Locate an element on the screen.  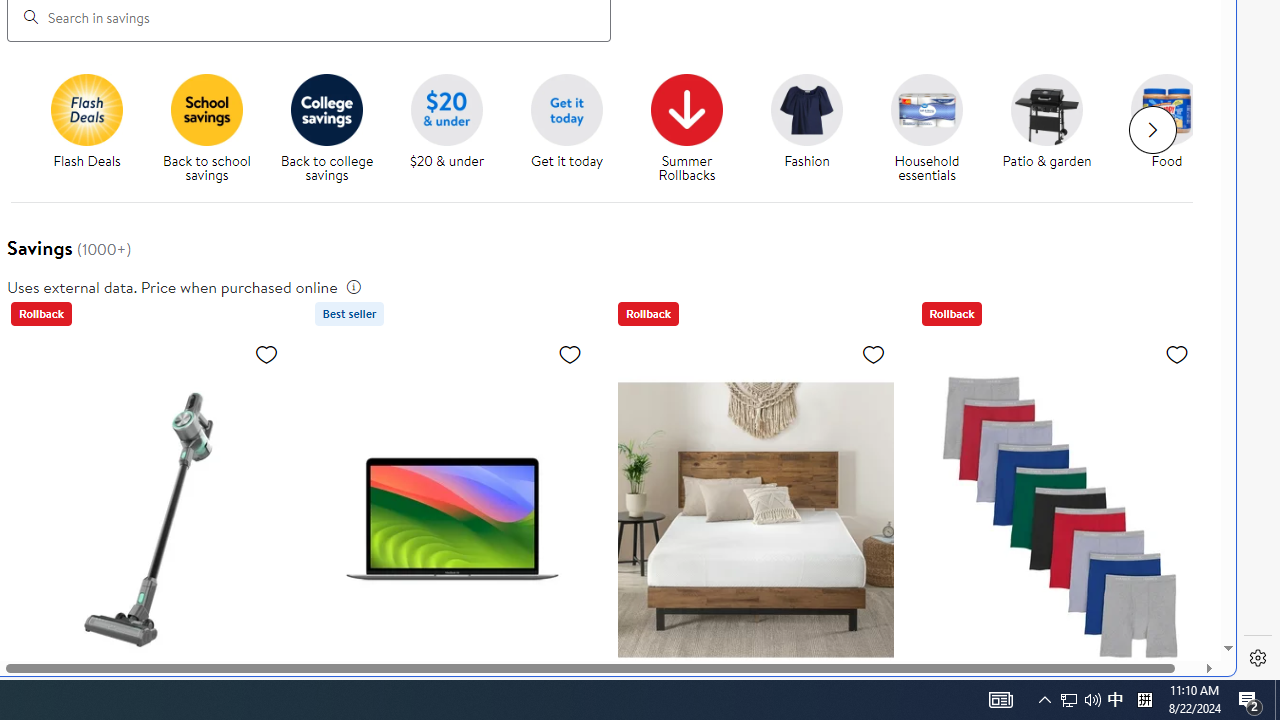
'$20 and under $20 & under' is located at coordinates (446, 122).